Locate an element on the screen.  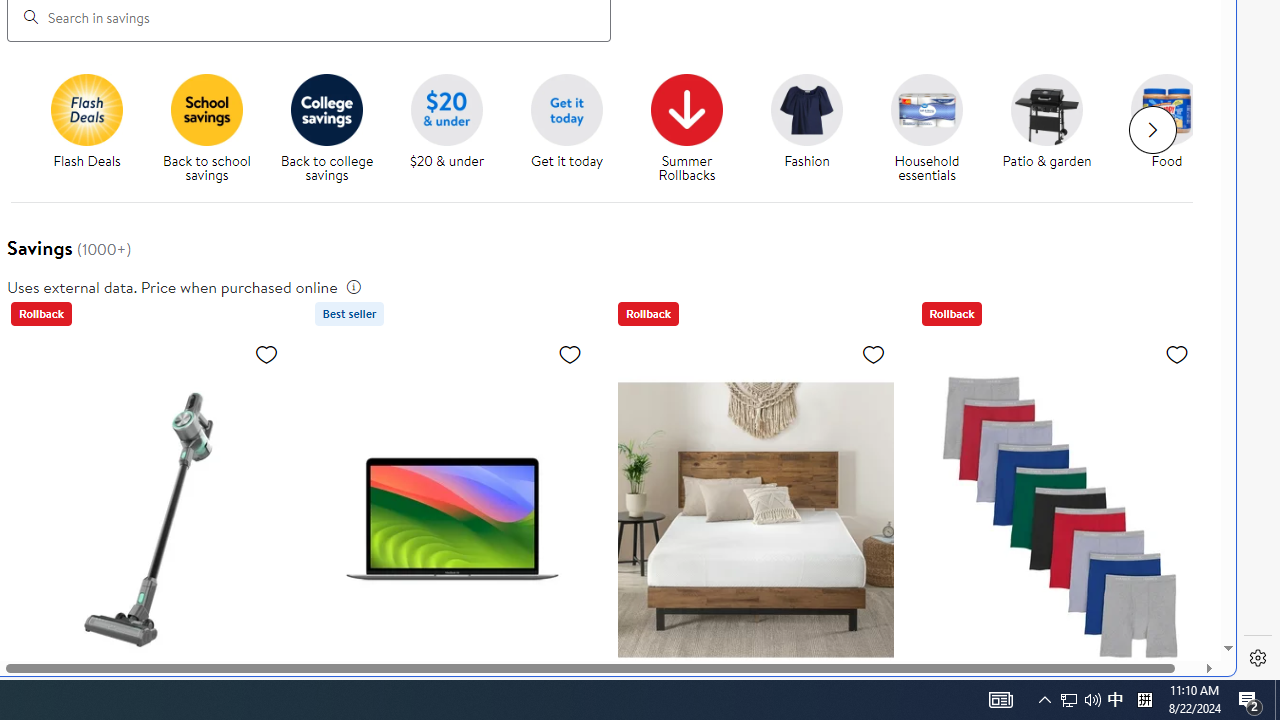
'$20 and under $20 & under' is located at coordinates (446, 122).